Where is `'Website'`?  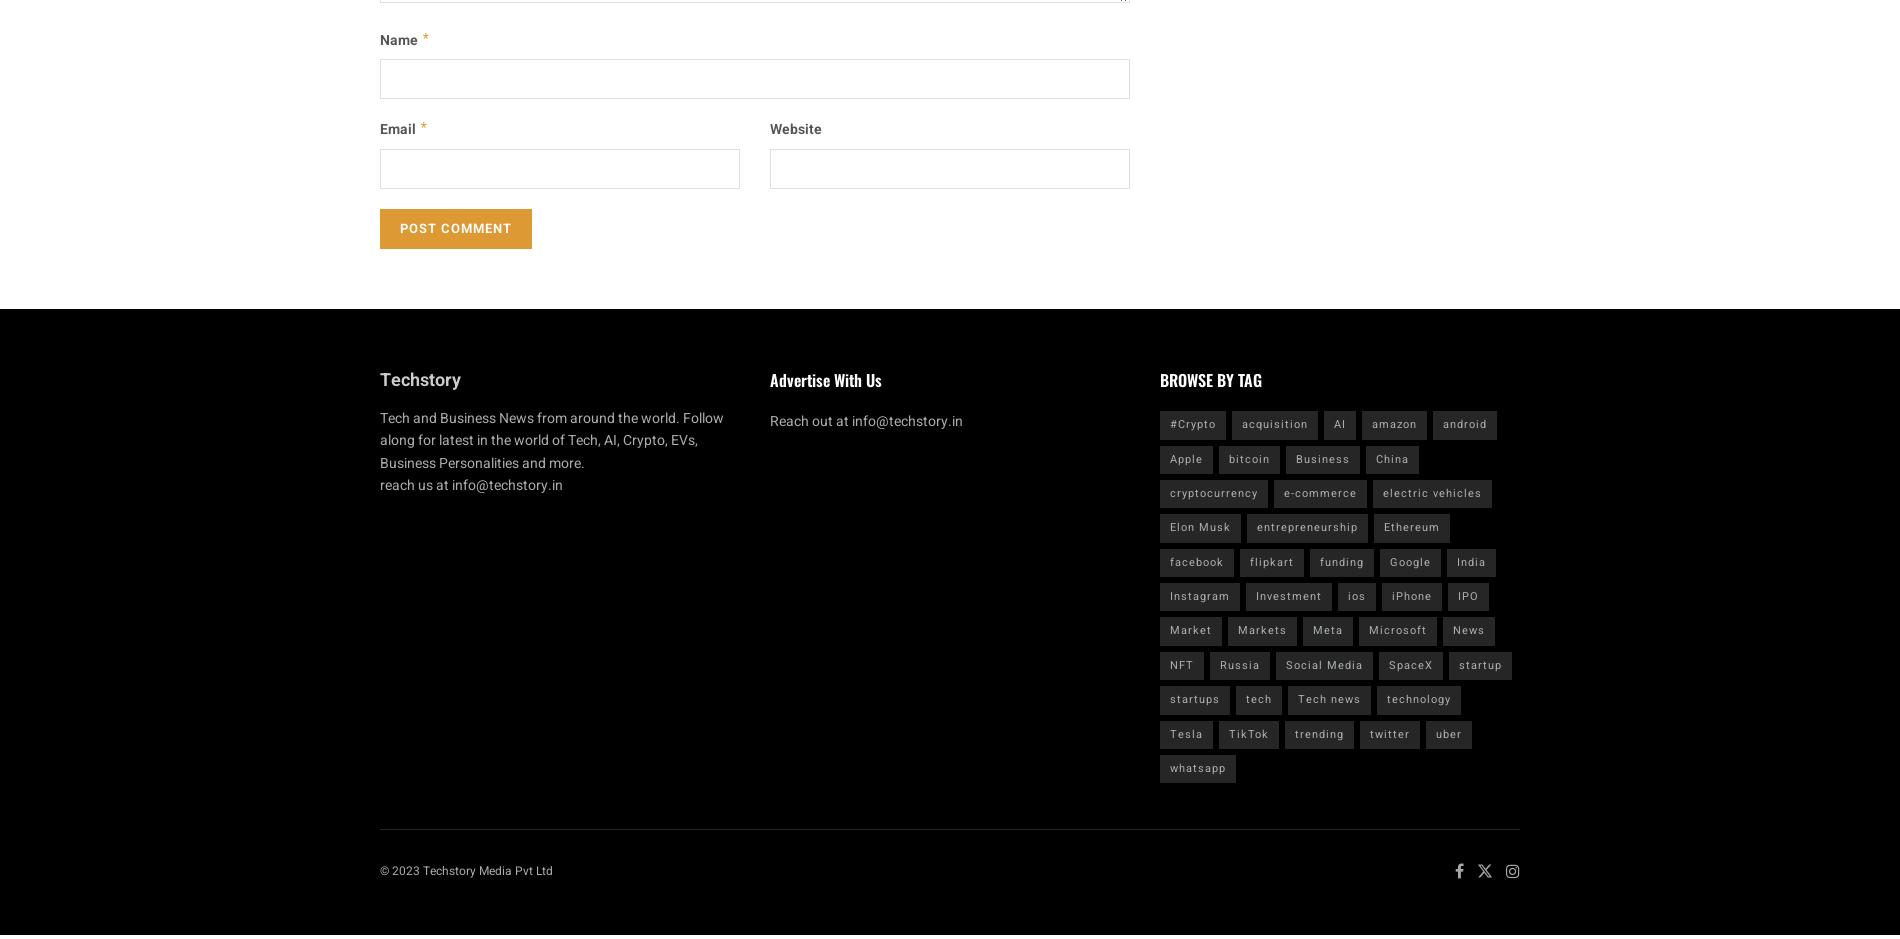
'Website' is located at coordinates (769, 128).